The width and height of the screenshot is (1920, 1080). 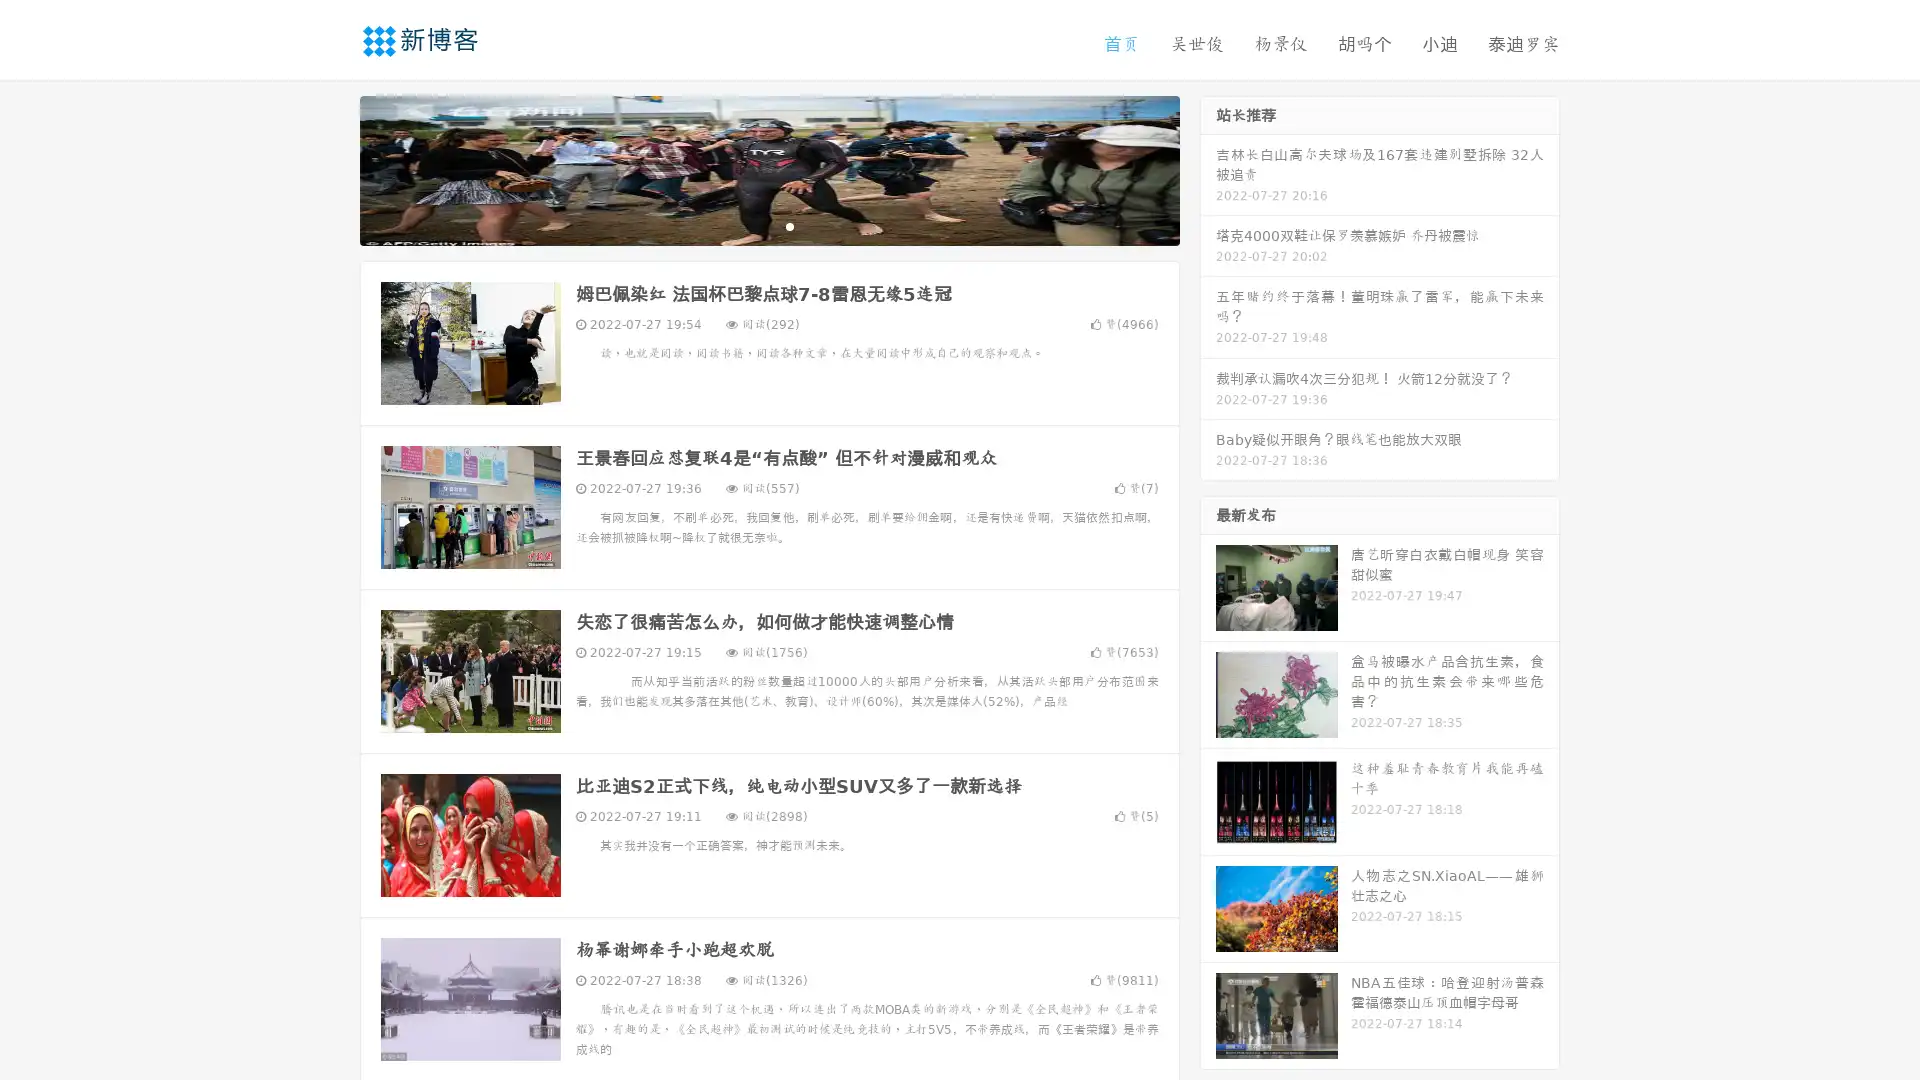 What do you see at coordinates (330, 168) in the screenshot?
I see `Previous slide` at bounding box center [330, 168].